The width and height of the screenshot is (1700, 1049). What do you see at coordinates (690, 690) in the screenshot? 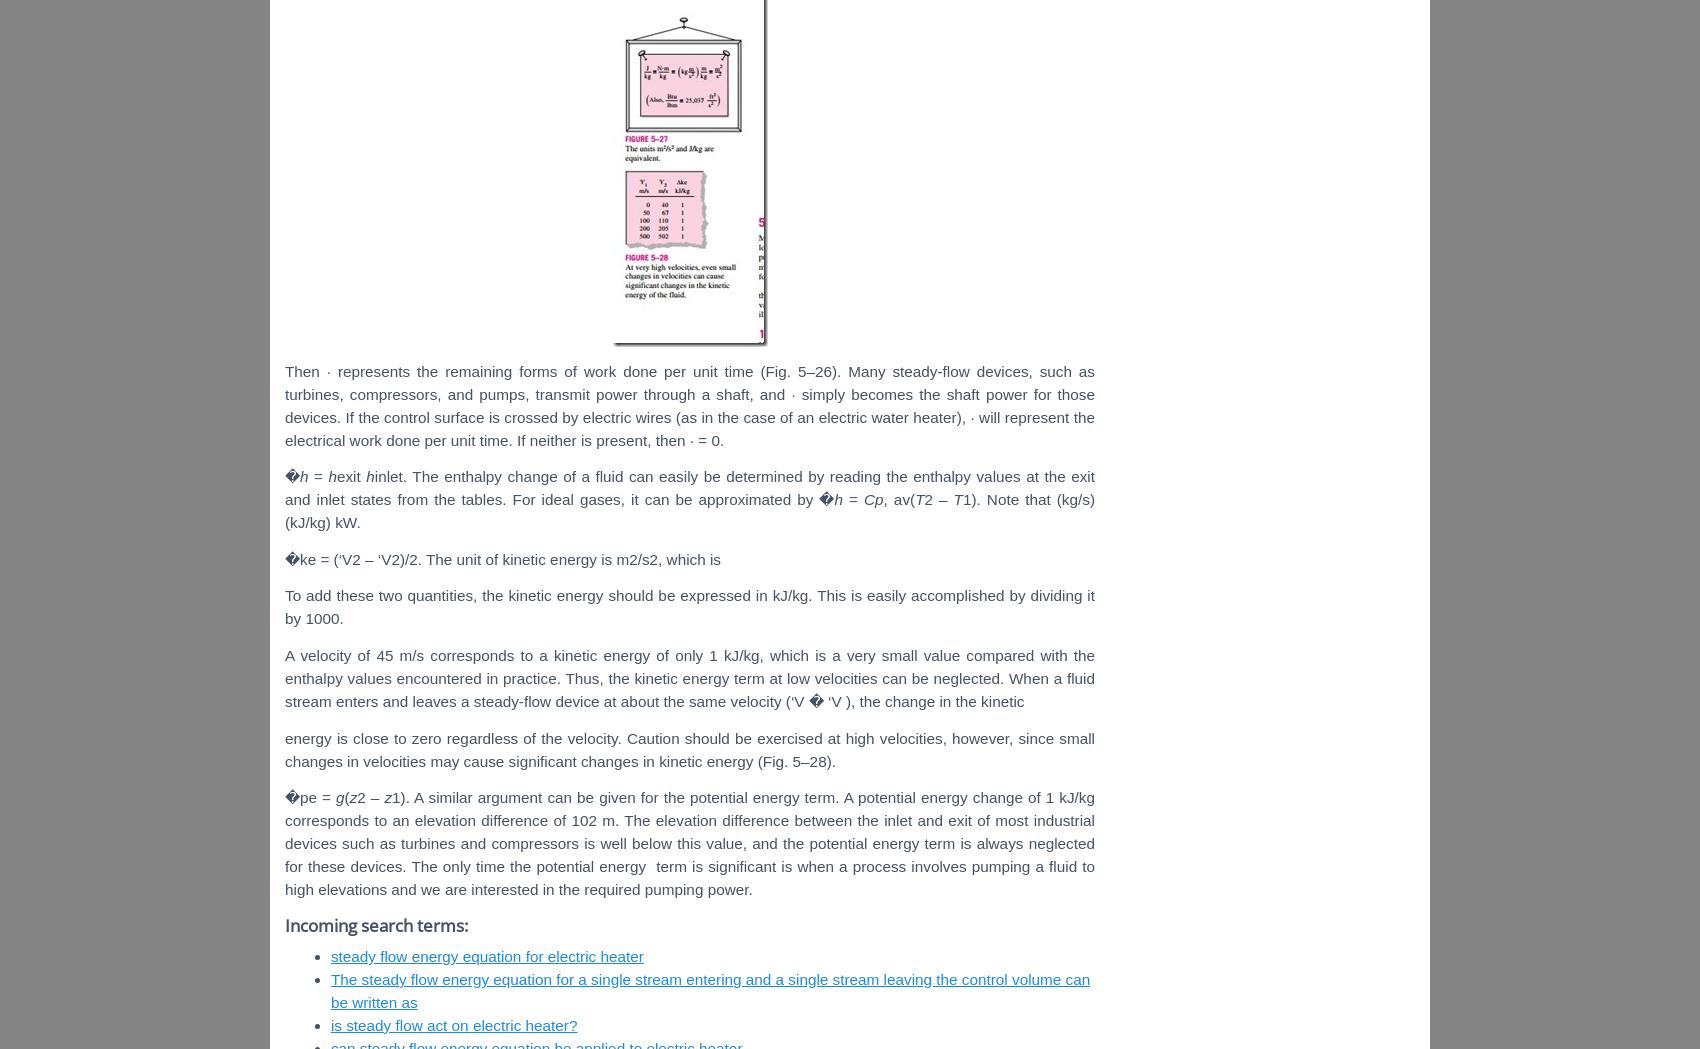
I see `'encountered in practice. Thus, the kinetic energy term at low velocities can be neglected. When a fluid stream enters and leaves a steady-flow'` at bounding box center [690, 690].